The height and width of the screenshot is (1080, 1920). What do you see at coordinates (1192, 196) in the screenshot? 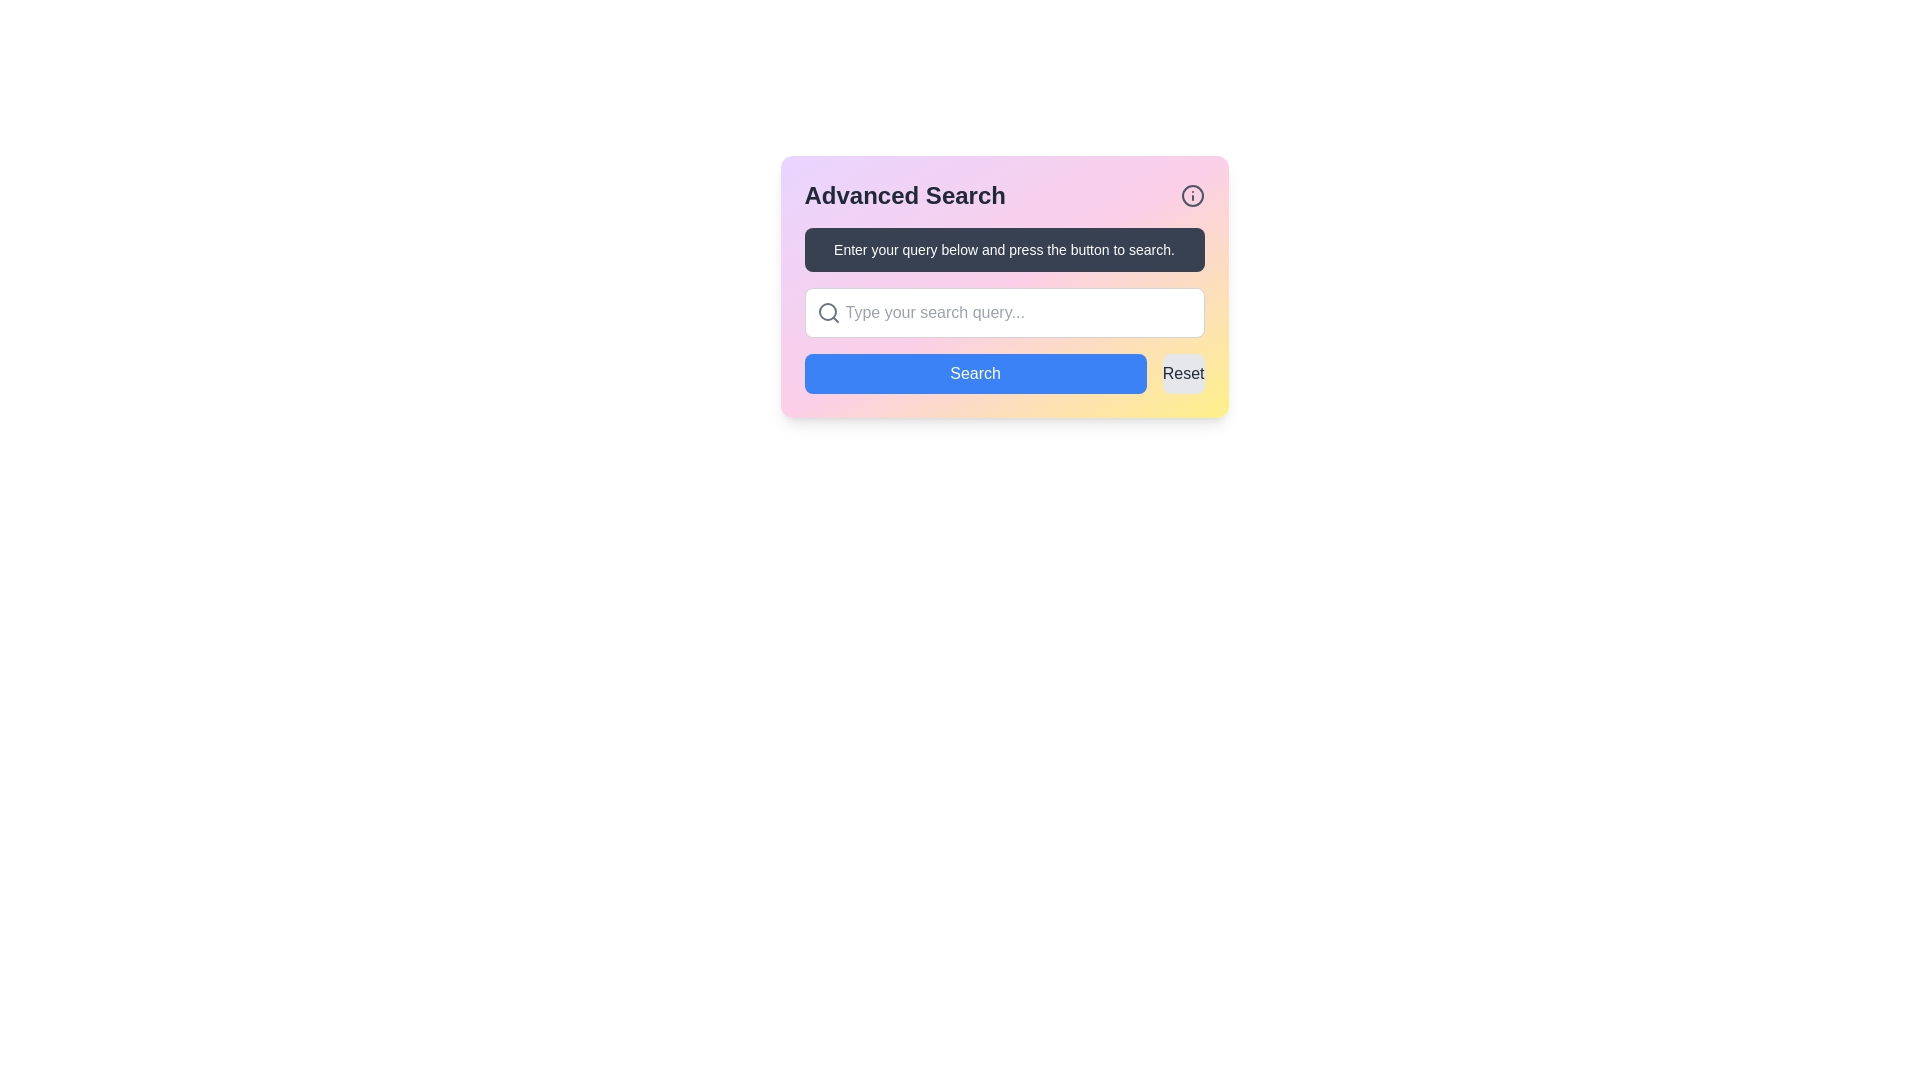
I see `the gray circular icon with a vertical line and a dot, located next to the 'Advanced Search' header` at bounding box center [1192, 196].